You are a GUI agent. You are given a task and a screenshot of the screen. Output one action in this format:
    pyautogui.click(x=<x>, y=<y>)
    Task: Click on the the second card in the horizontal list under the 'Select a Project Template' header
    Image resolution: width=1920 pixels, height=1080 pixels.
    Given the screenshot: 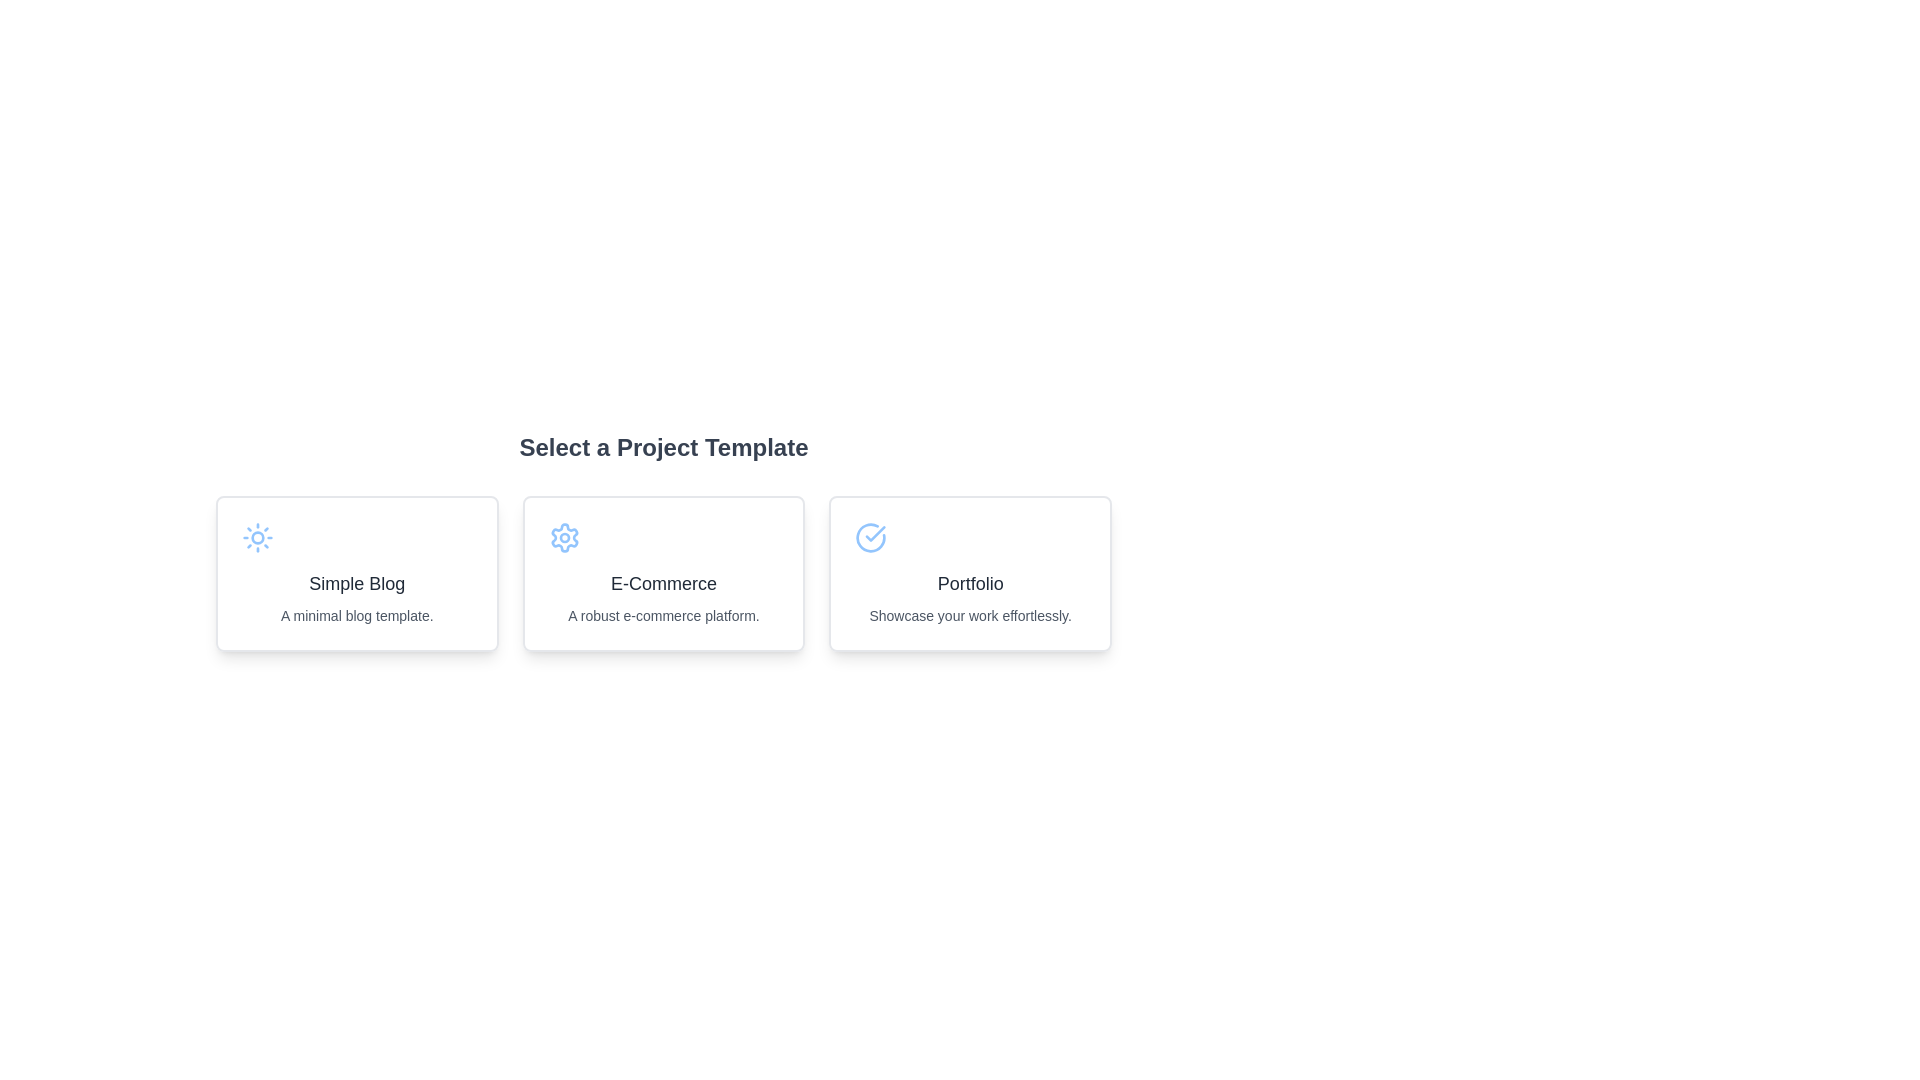 What is the action you would take?
    pyautogui.click(x=663, y=574)
    